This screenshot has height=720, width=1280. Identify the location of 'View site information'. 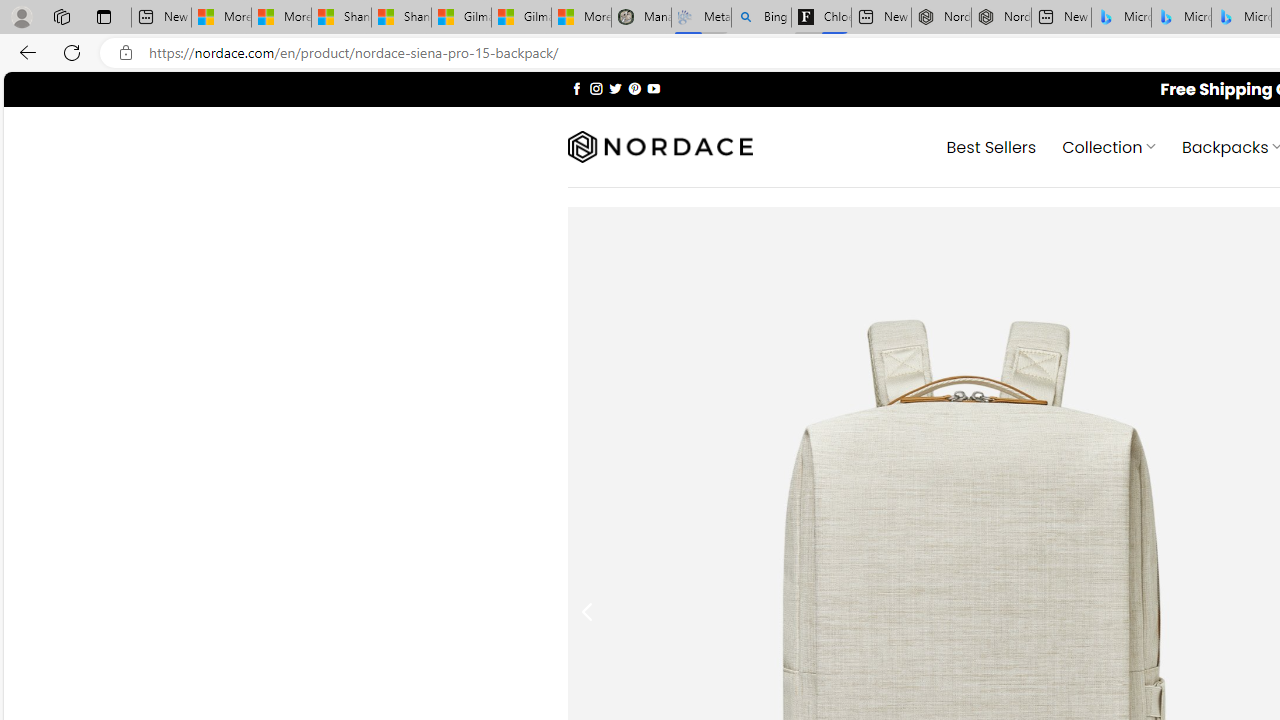
(125, 52).